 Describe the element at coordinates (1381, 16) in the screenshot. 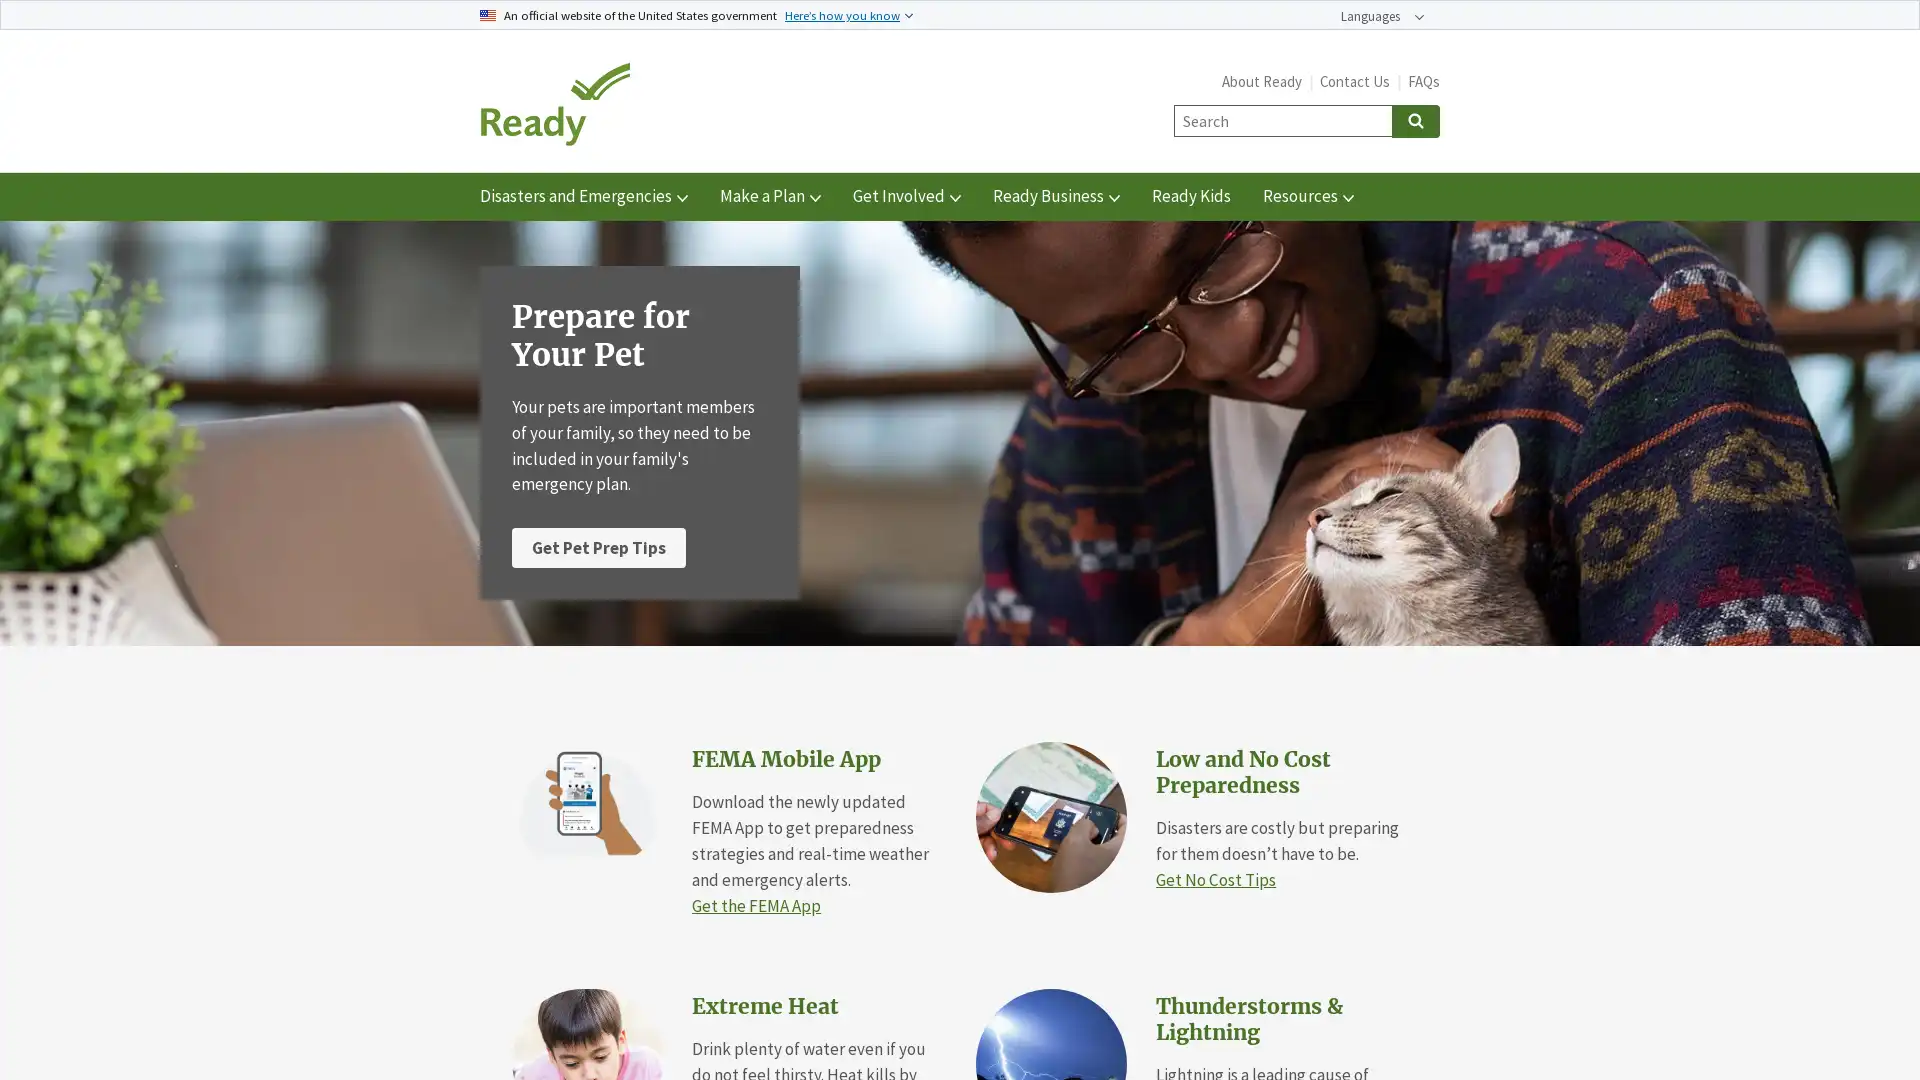

I see `Languages` at that location.